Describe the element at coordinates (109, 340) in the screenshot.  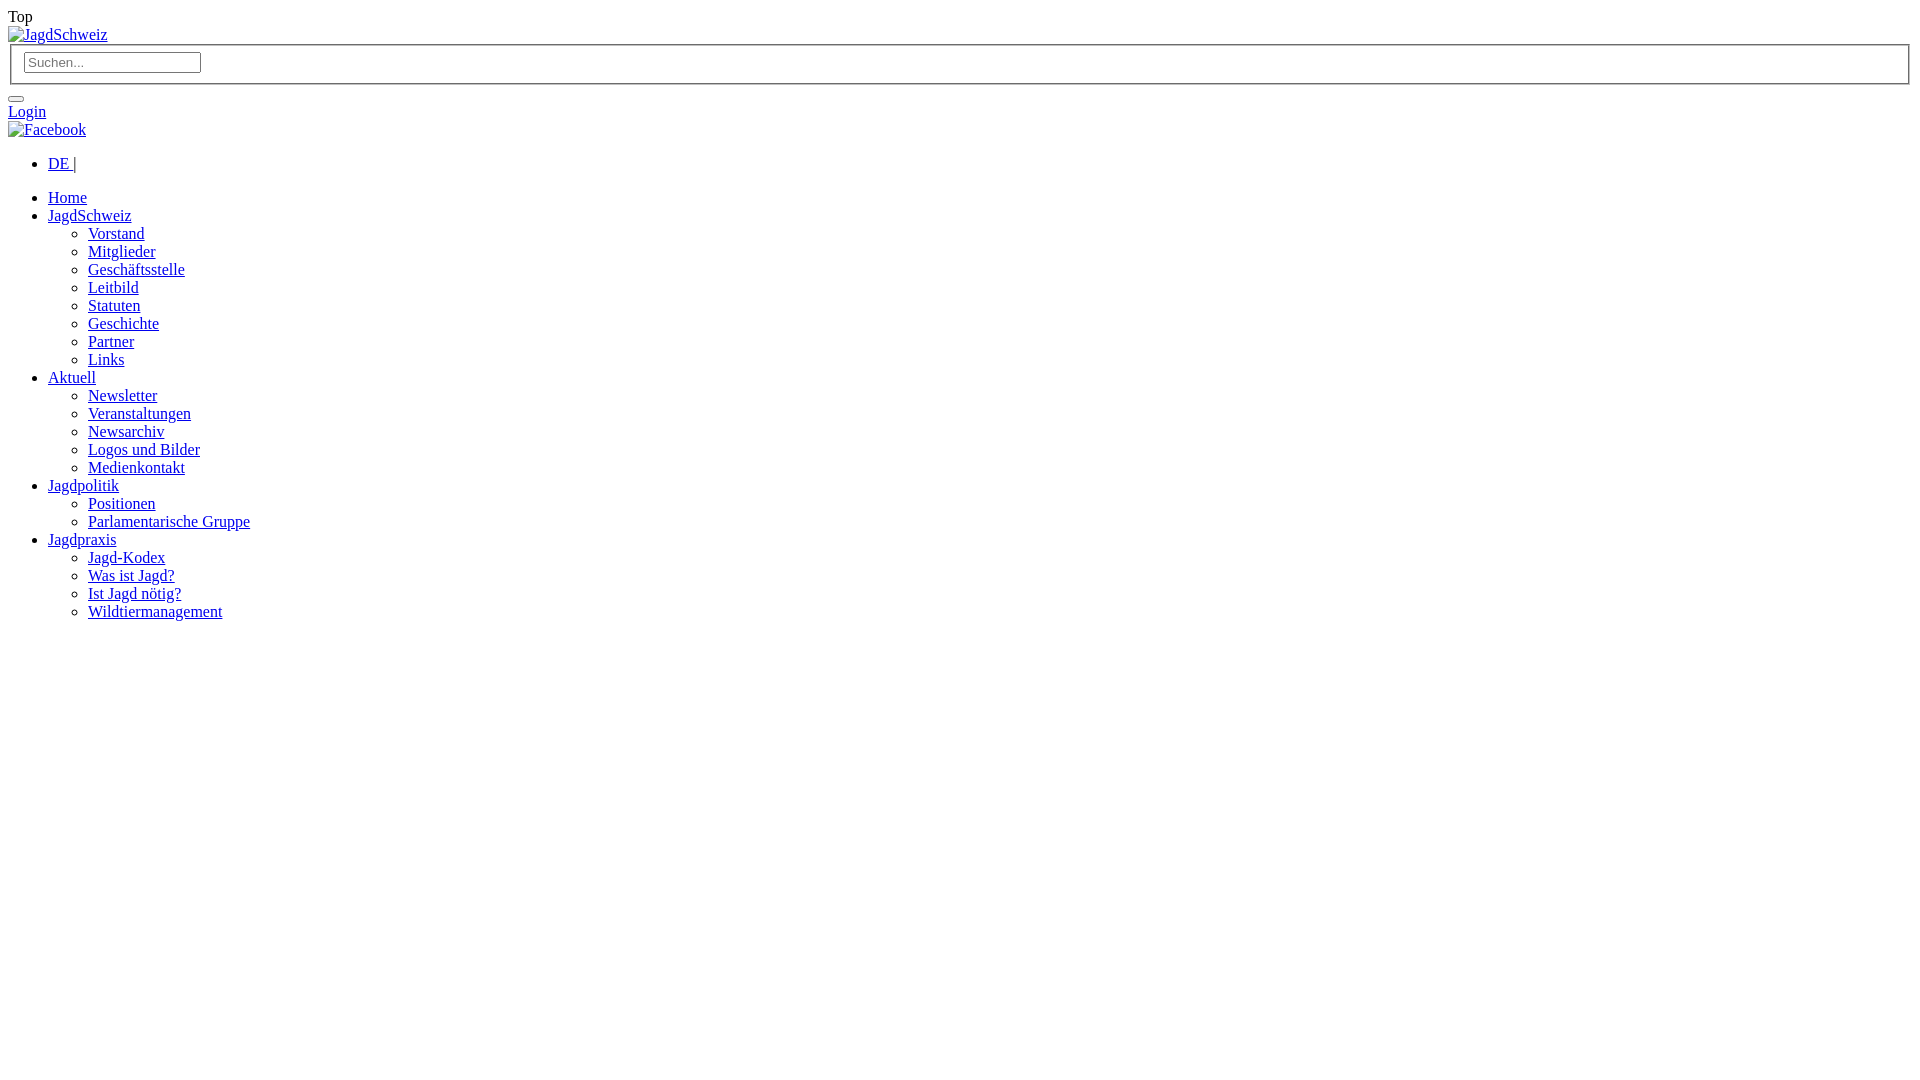
I see `'Partner'` at that location.